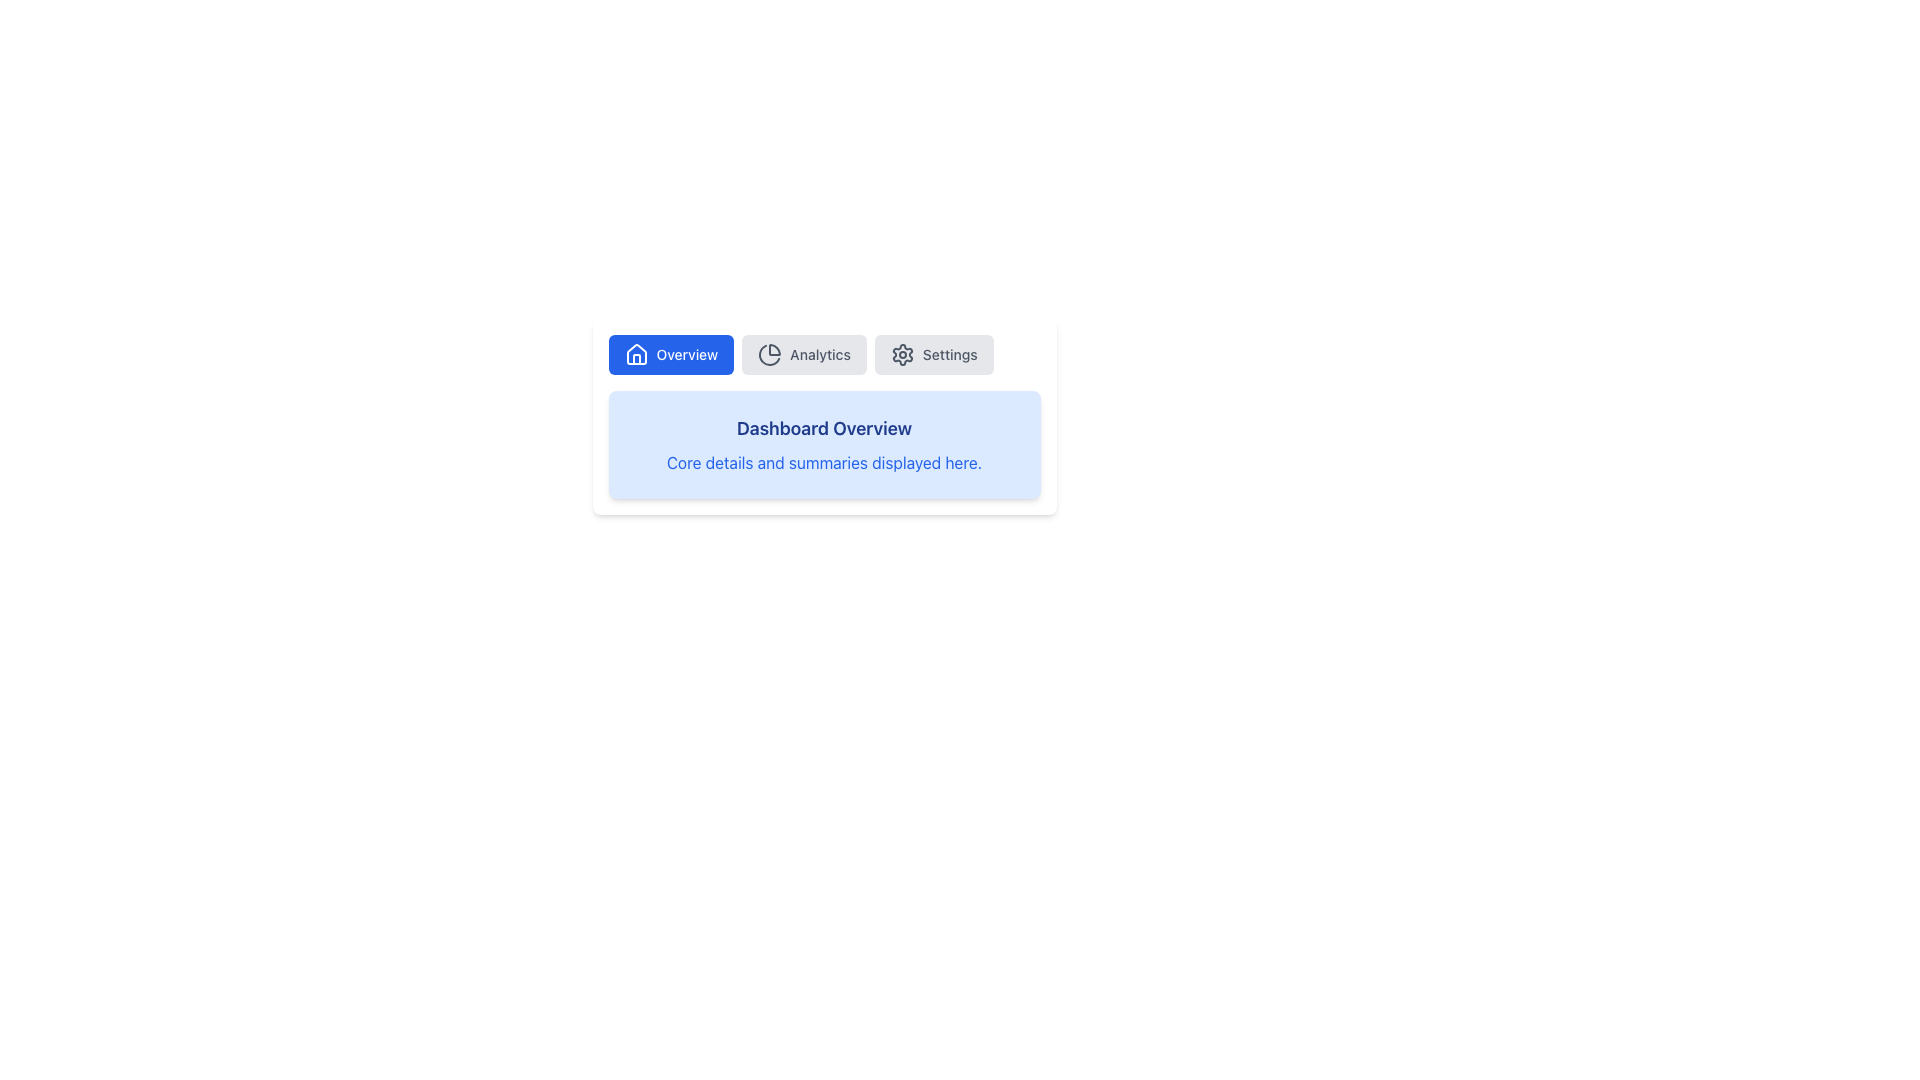  Describe the element at coordinates (824, 462) in the screenshot. I see `text information from the text label that displays 'Core details and summaries displayed here.' located within the blue card titled 'Dashboard Overview'` at that location.